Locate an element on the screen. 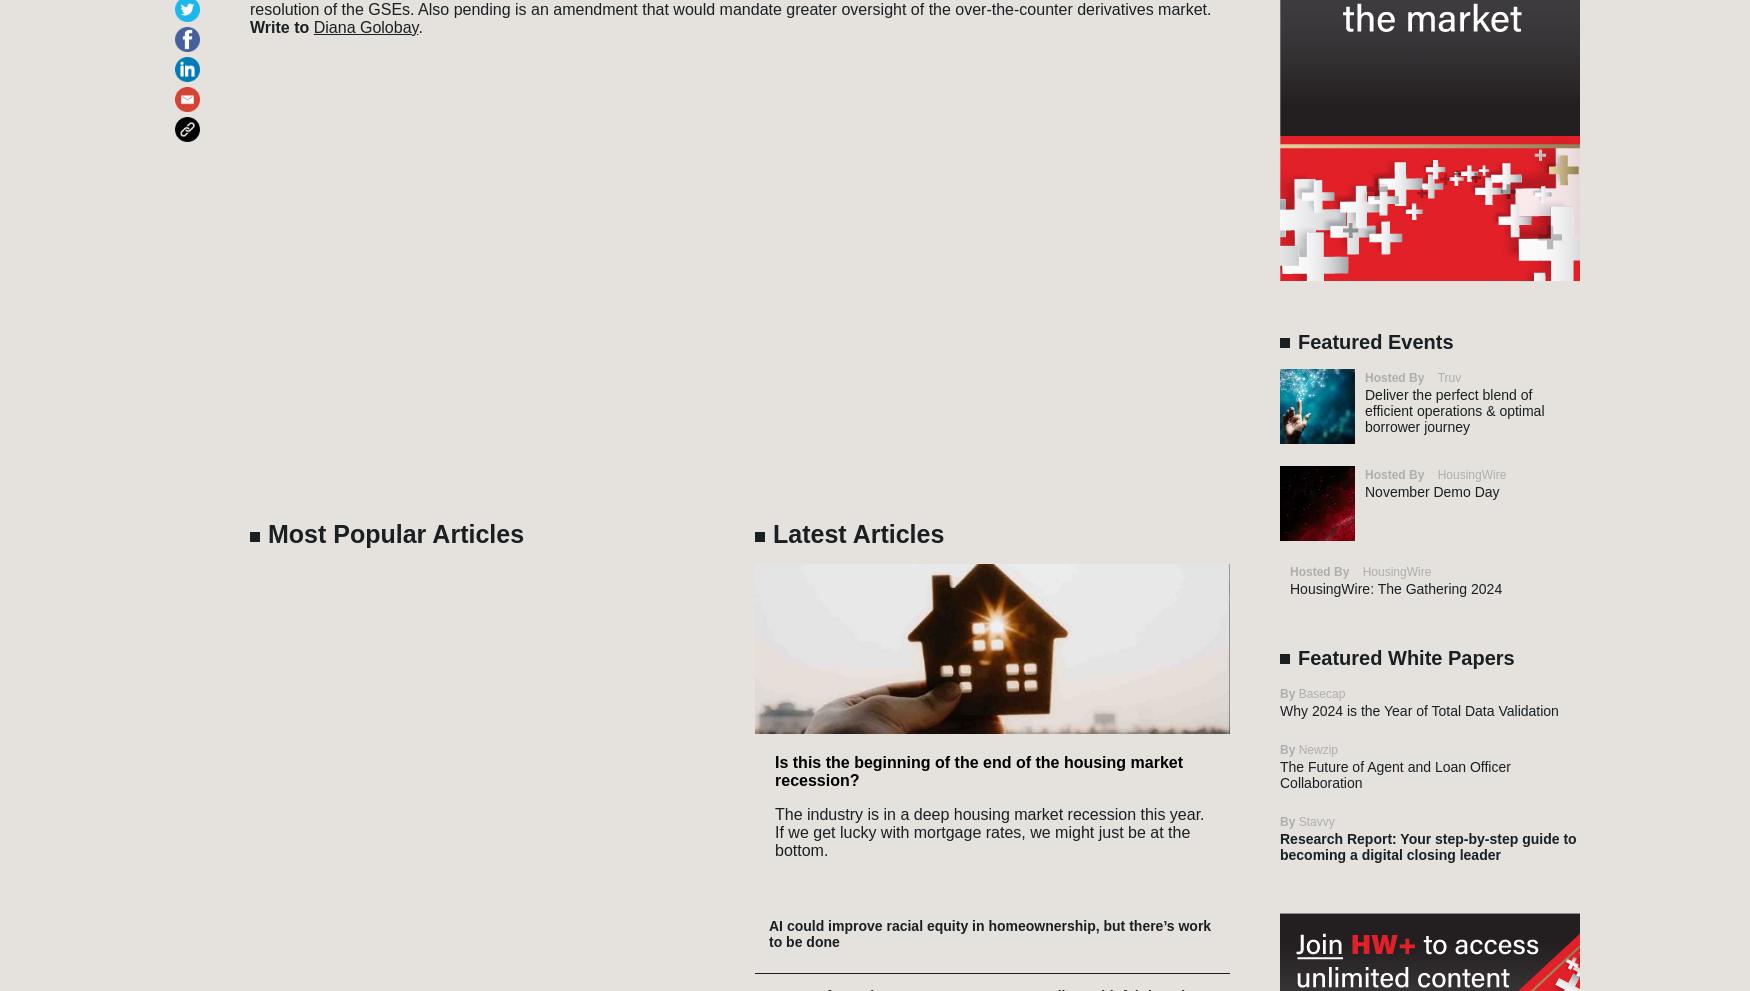 The image size is (1750, 991). 'HW Content Solutions' is located at coordinates (983, 817).